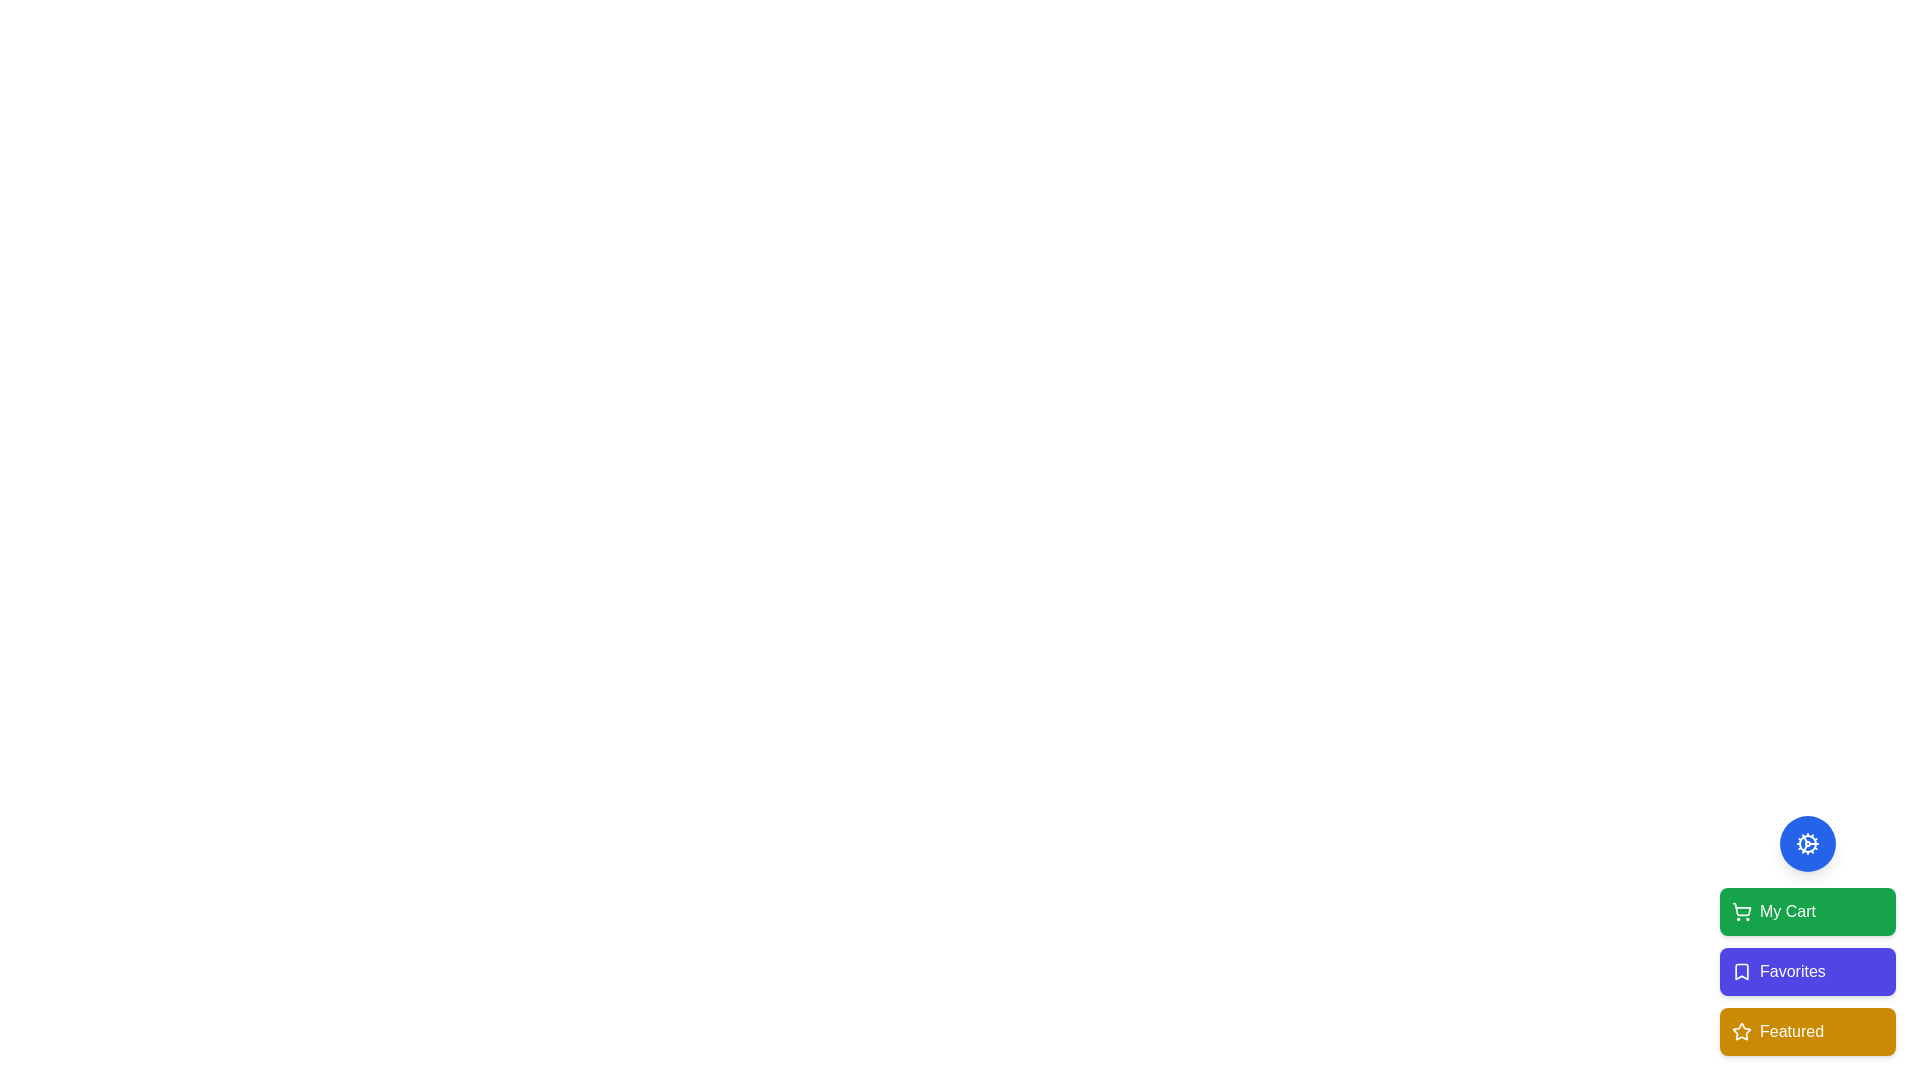 The width and height of the screenshot is (1920, 1080). What do you see at coordinates (1791, 1032) in the screenshot?
I see `text label for the 'Featured' button, which is positioned to the right of the star icon and indicates its purpose to highlight or filter featured items` at bounding box center [1791, 1032].